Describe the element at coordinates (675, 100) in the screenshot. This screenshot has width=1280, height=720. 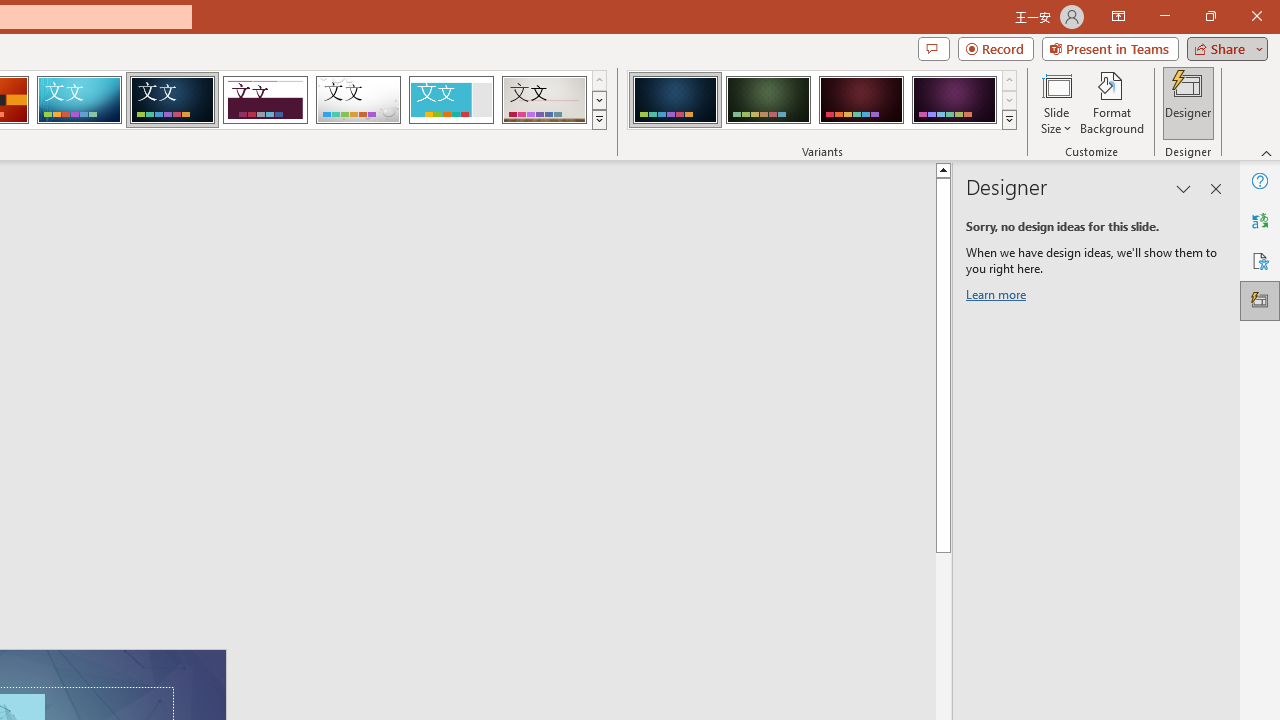
I see `'Damask Variant 1'` at that location.